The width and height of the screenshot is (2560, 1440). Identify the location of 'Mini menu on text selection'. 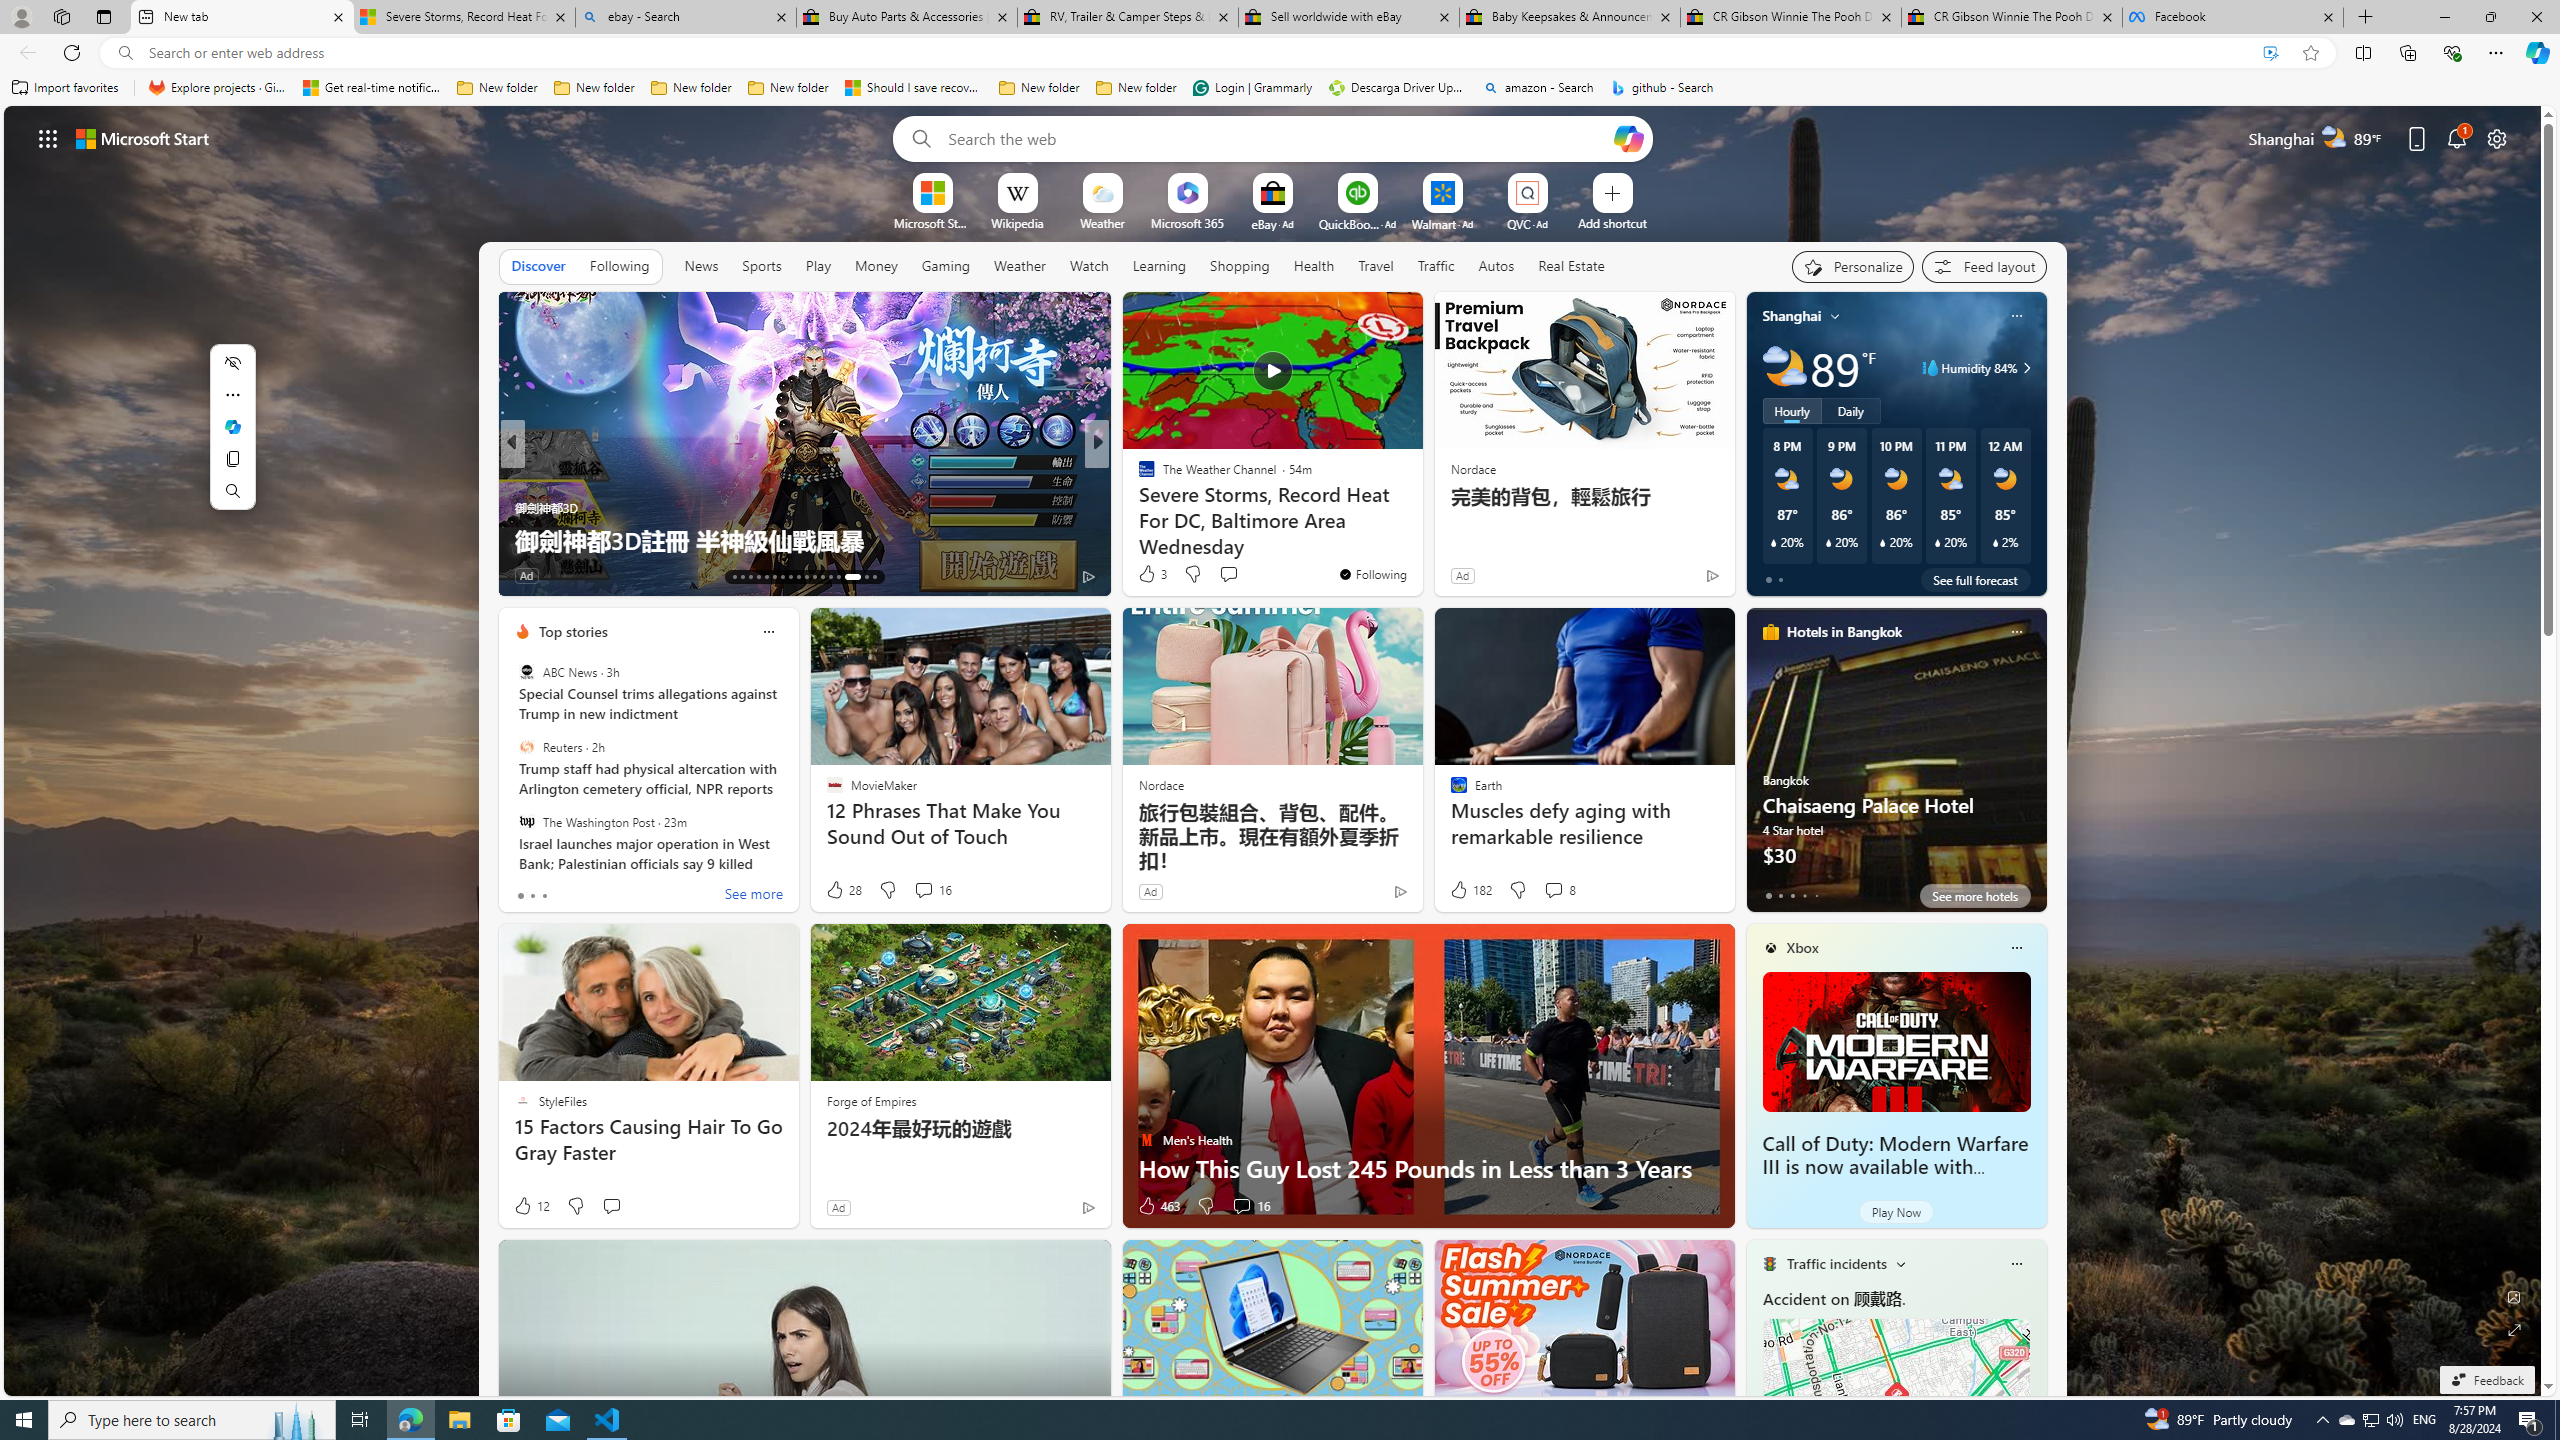
(232, 438).